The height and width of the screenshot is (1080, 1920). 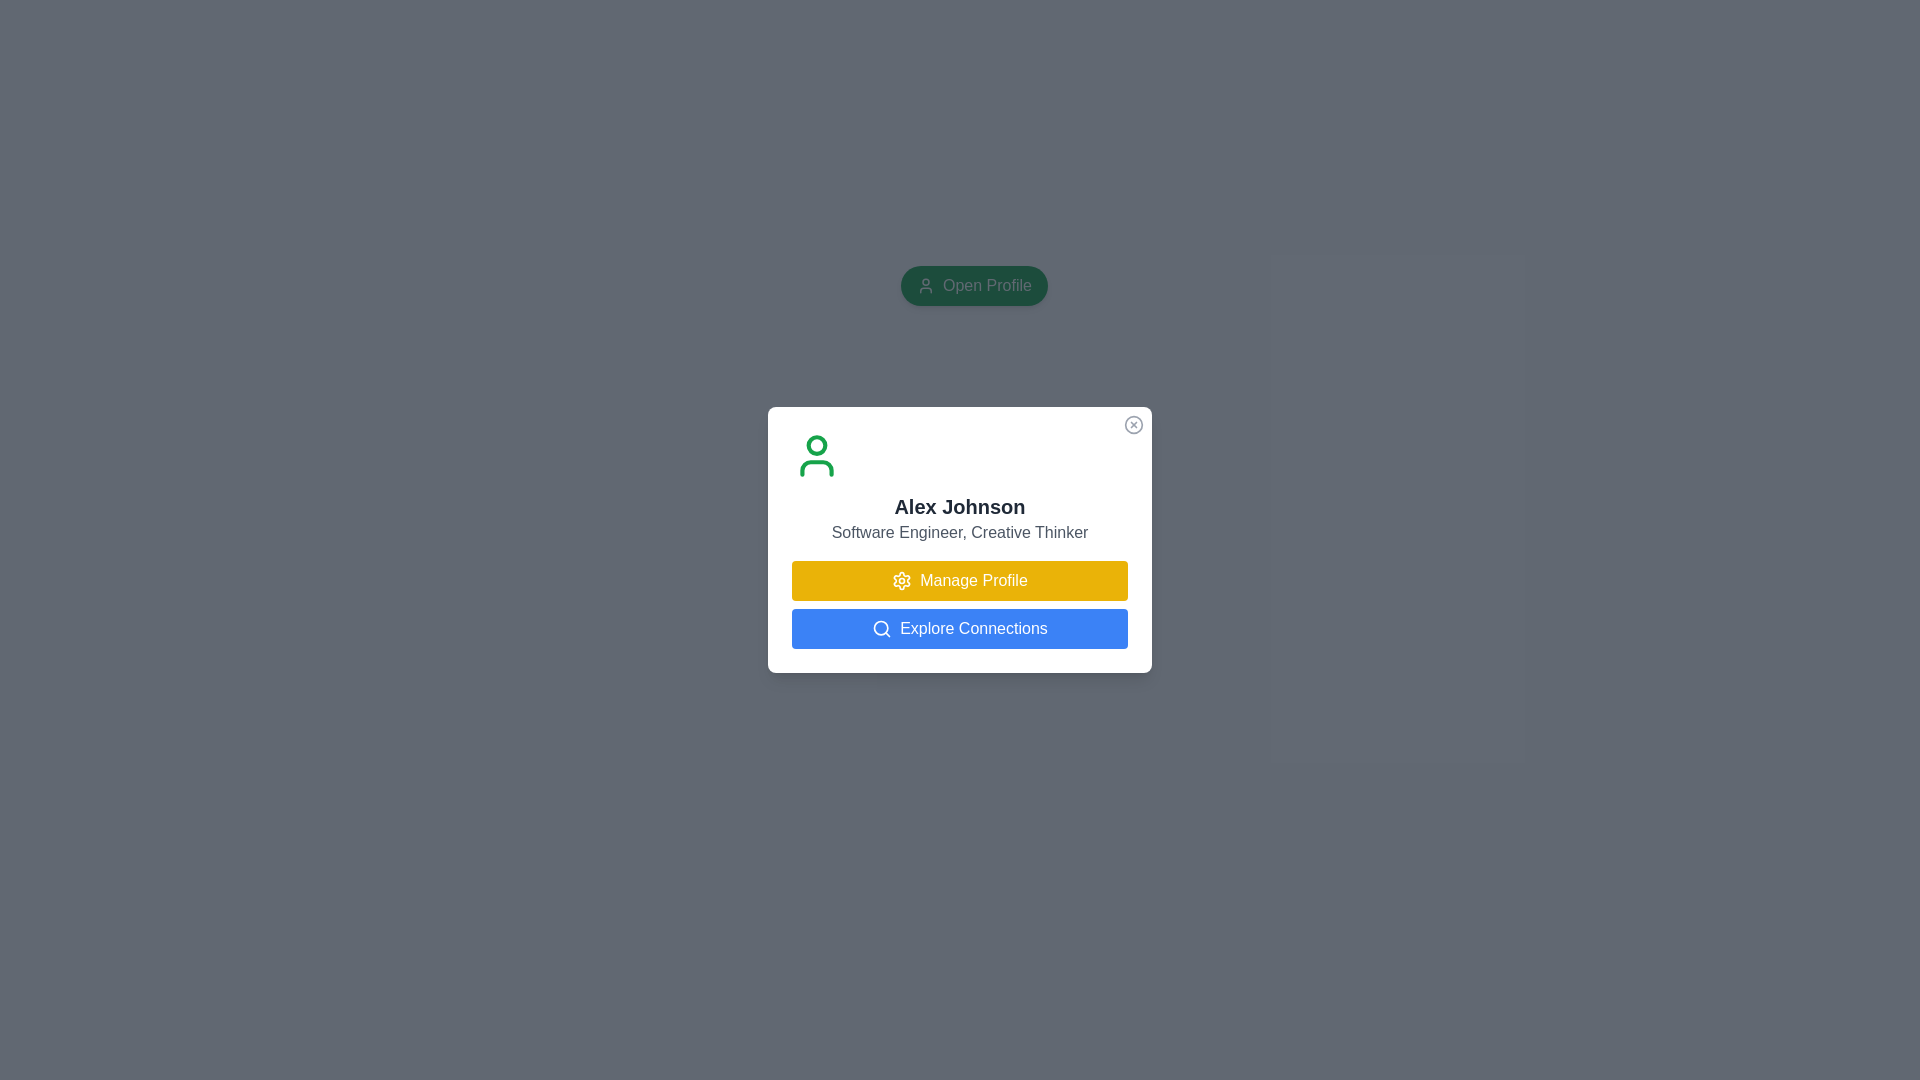 I want to click on the gear-shaped icon that is the leftmost icon within the 'Manage Profile' button, which is styled in yellow and located below the profile information section, so click(x=901, y=581).